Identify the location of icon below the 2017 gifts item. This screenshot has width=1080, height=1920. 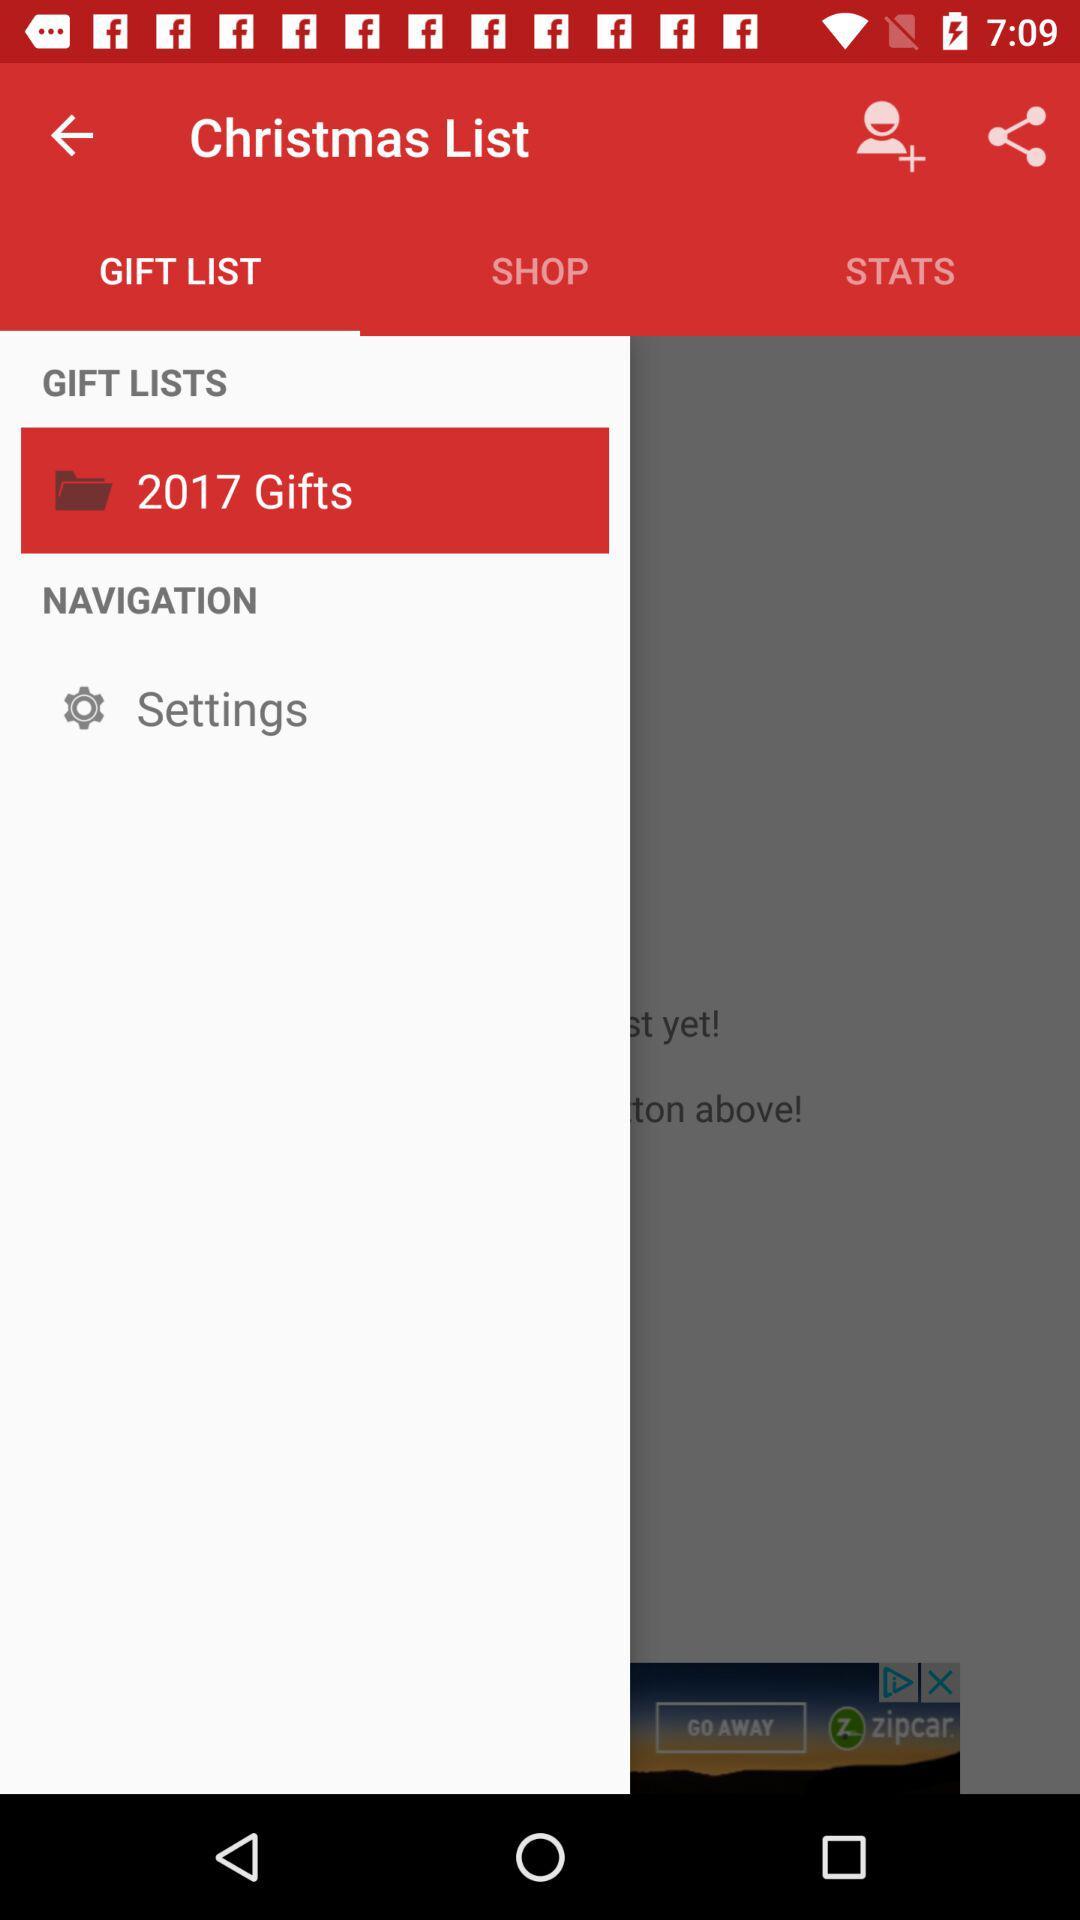
(149, 598).